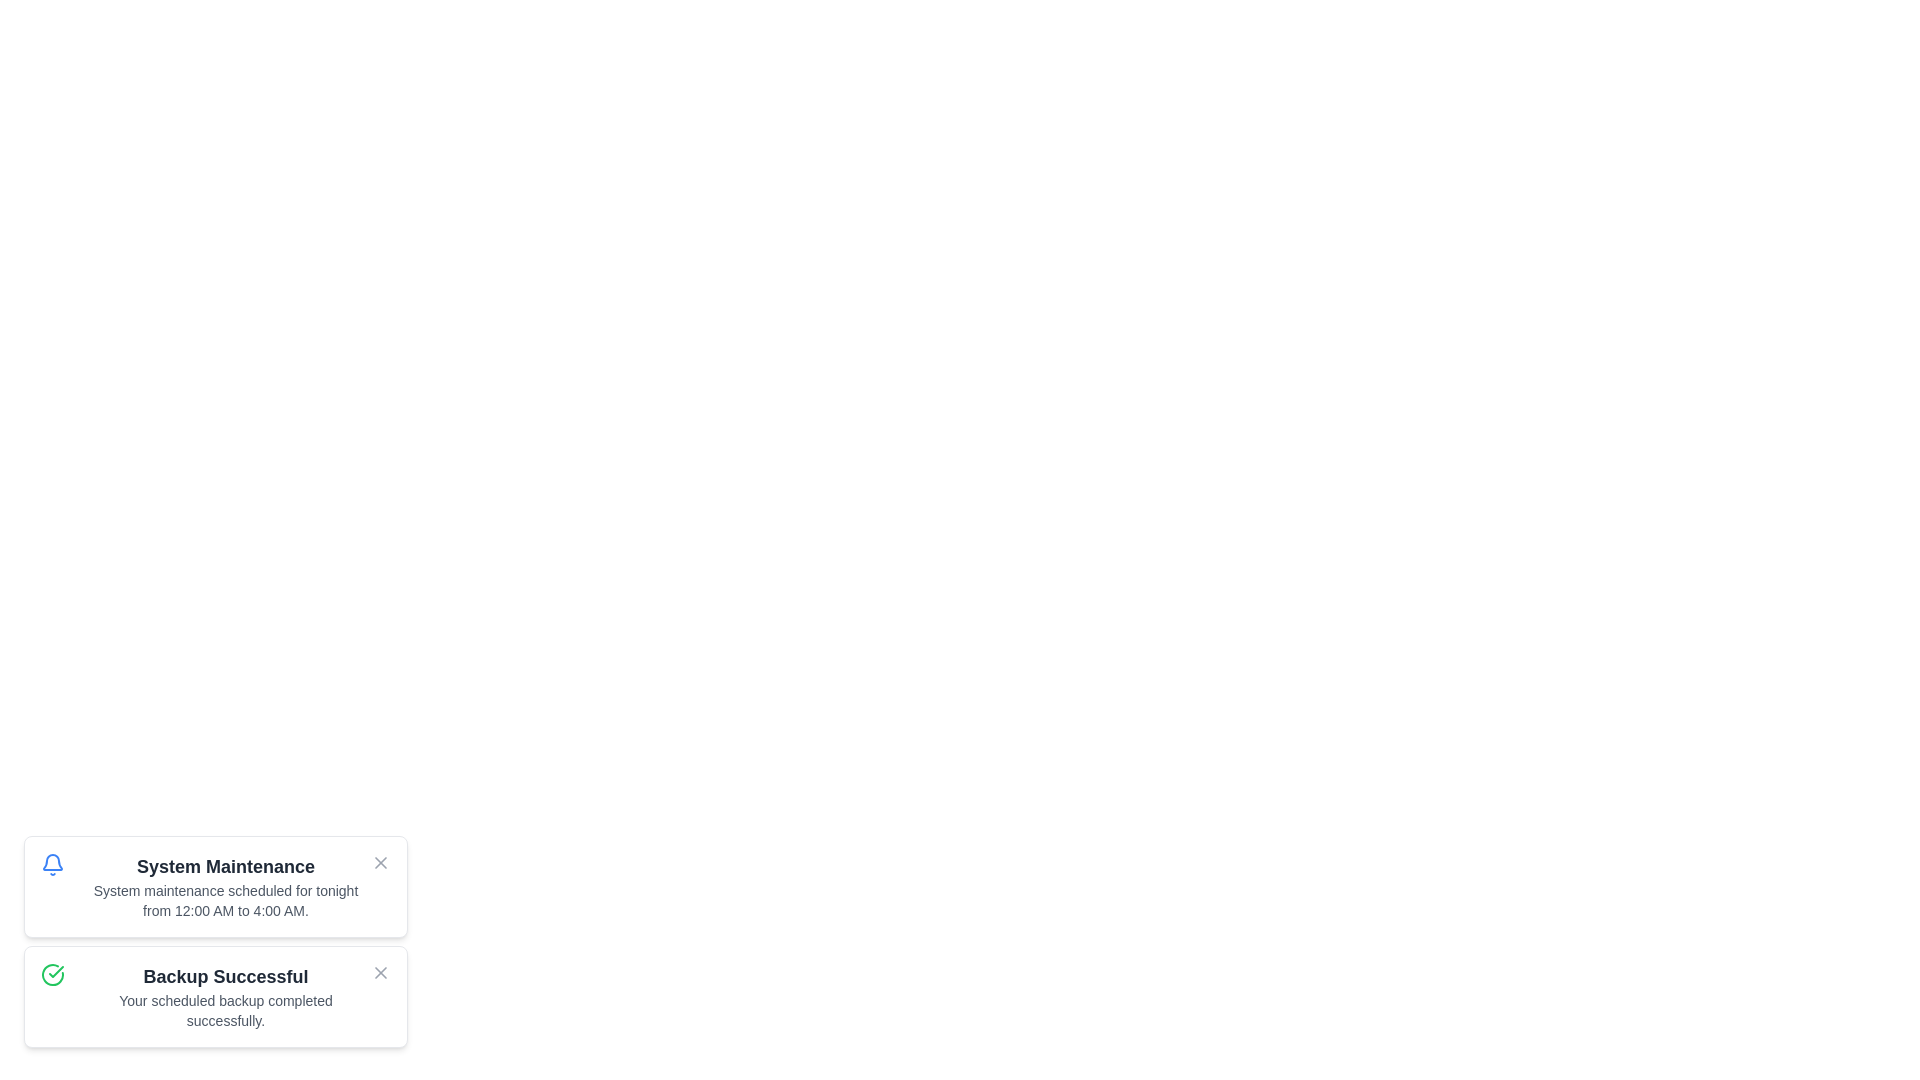 The width and height of the screenshot is (1920, 1080). I want to click on the Notification message titled 'Backup Successful' that is styled with two lines of text, where the title is bold and larger, and the subtitle is smaller and lighter, located in the second notification card below 'System Maintenance', so click(225, 996).